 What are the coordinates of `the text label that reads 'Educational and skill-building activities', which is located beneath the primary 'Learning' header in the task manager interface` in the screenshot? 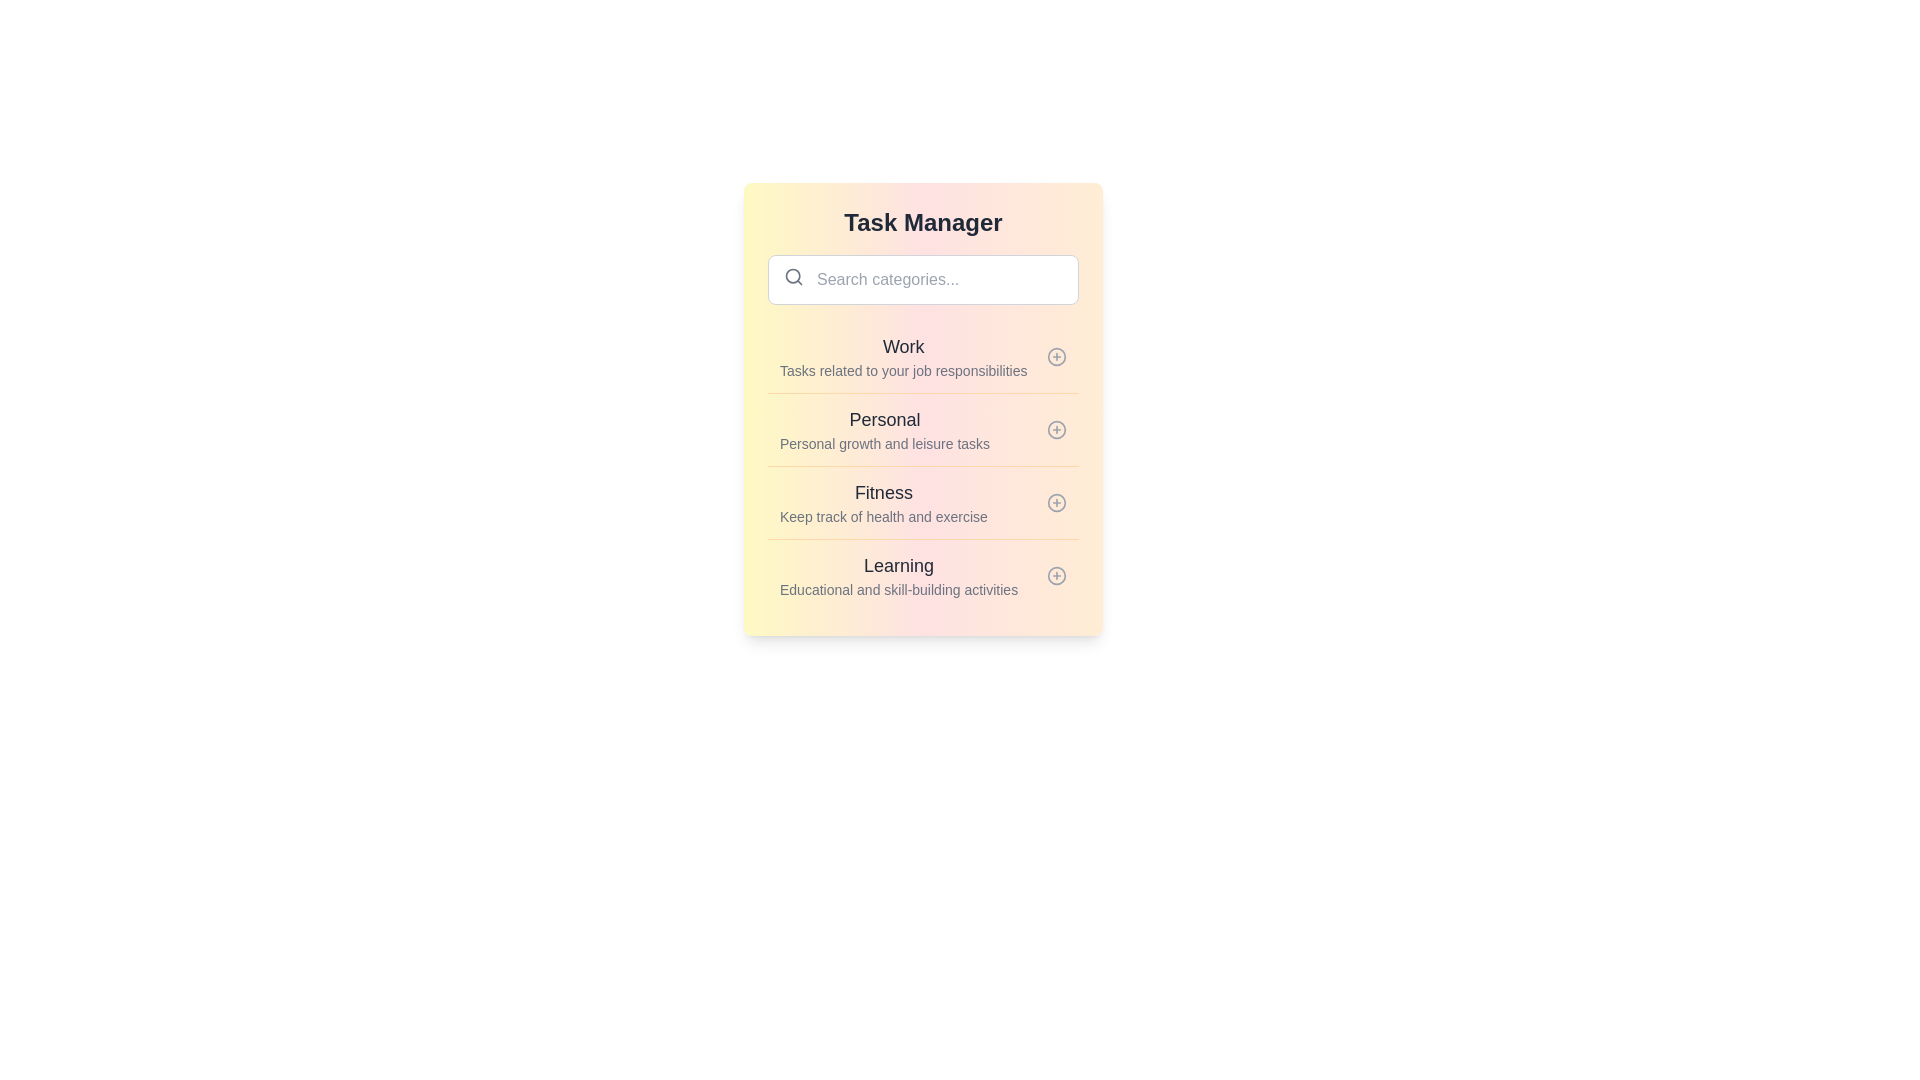 It's located at (898, 589).